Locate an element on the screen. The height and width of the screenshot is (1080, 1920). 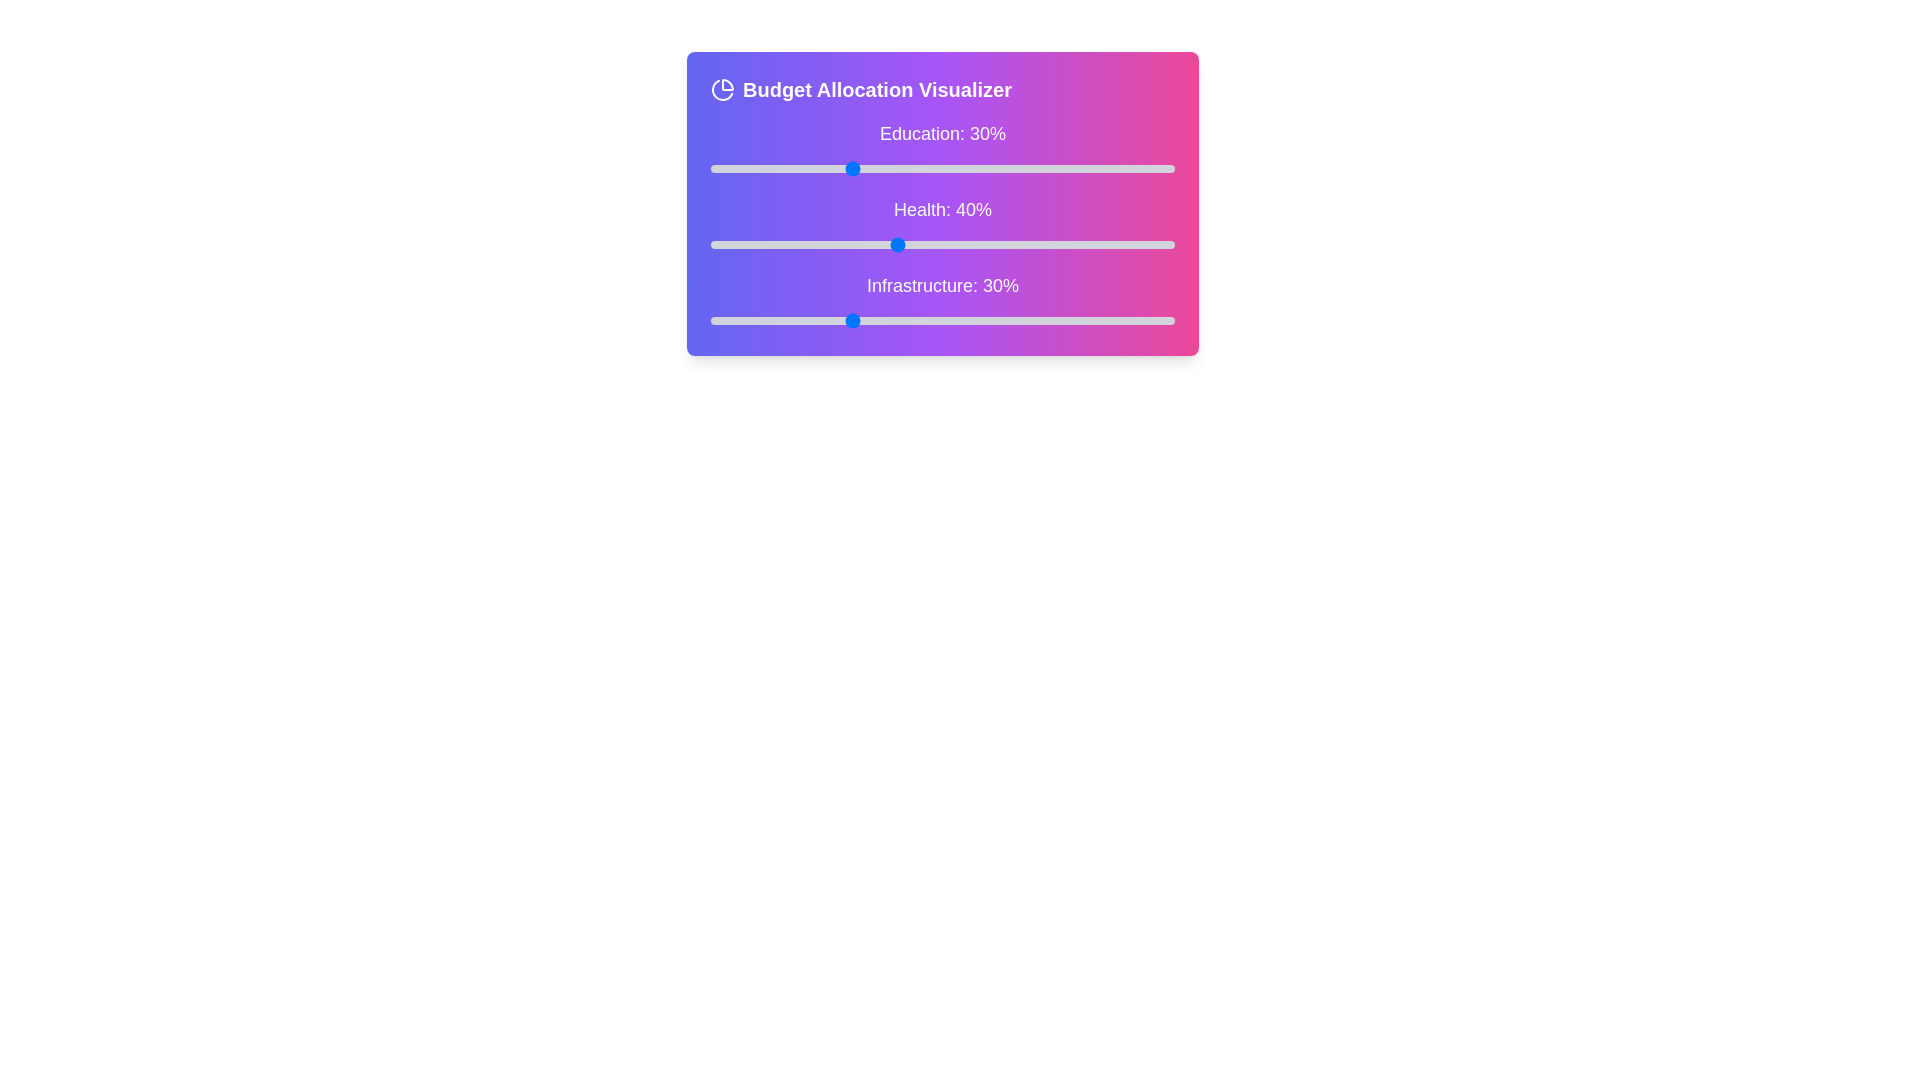
the Education budget is located at coordinates (1161, 168).